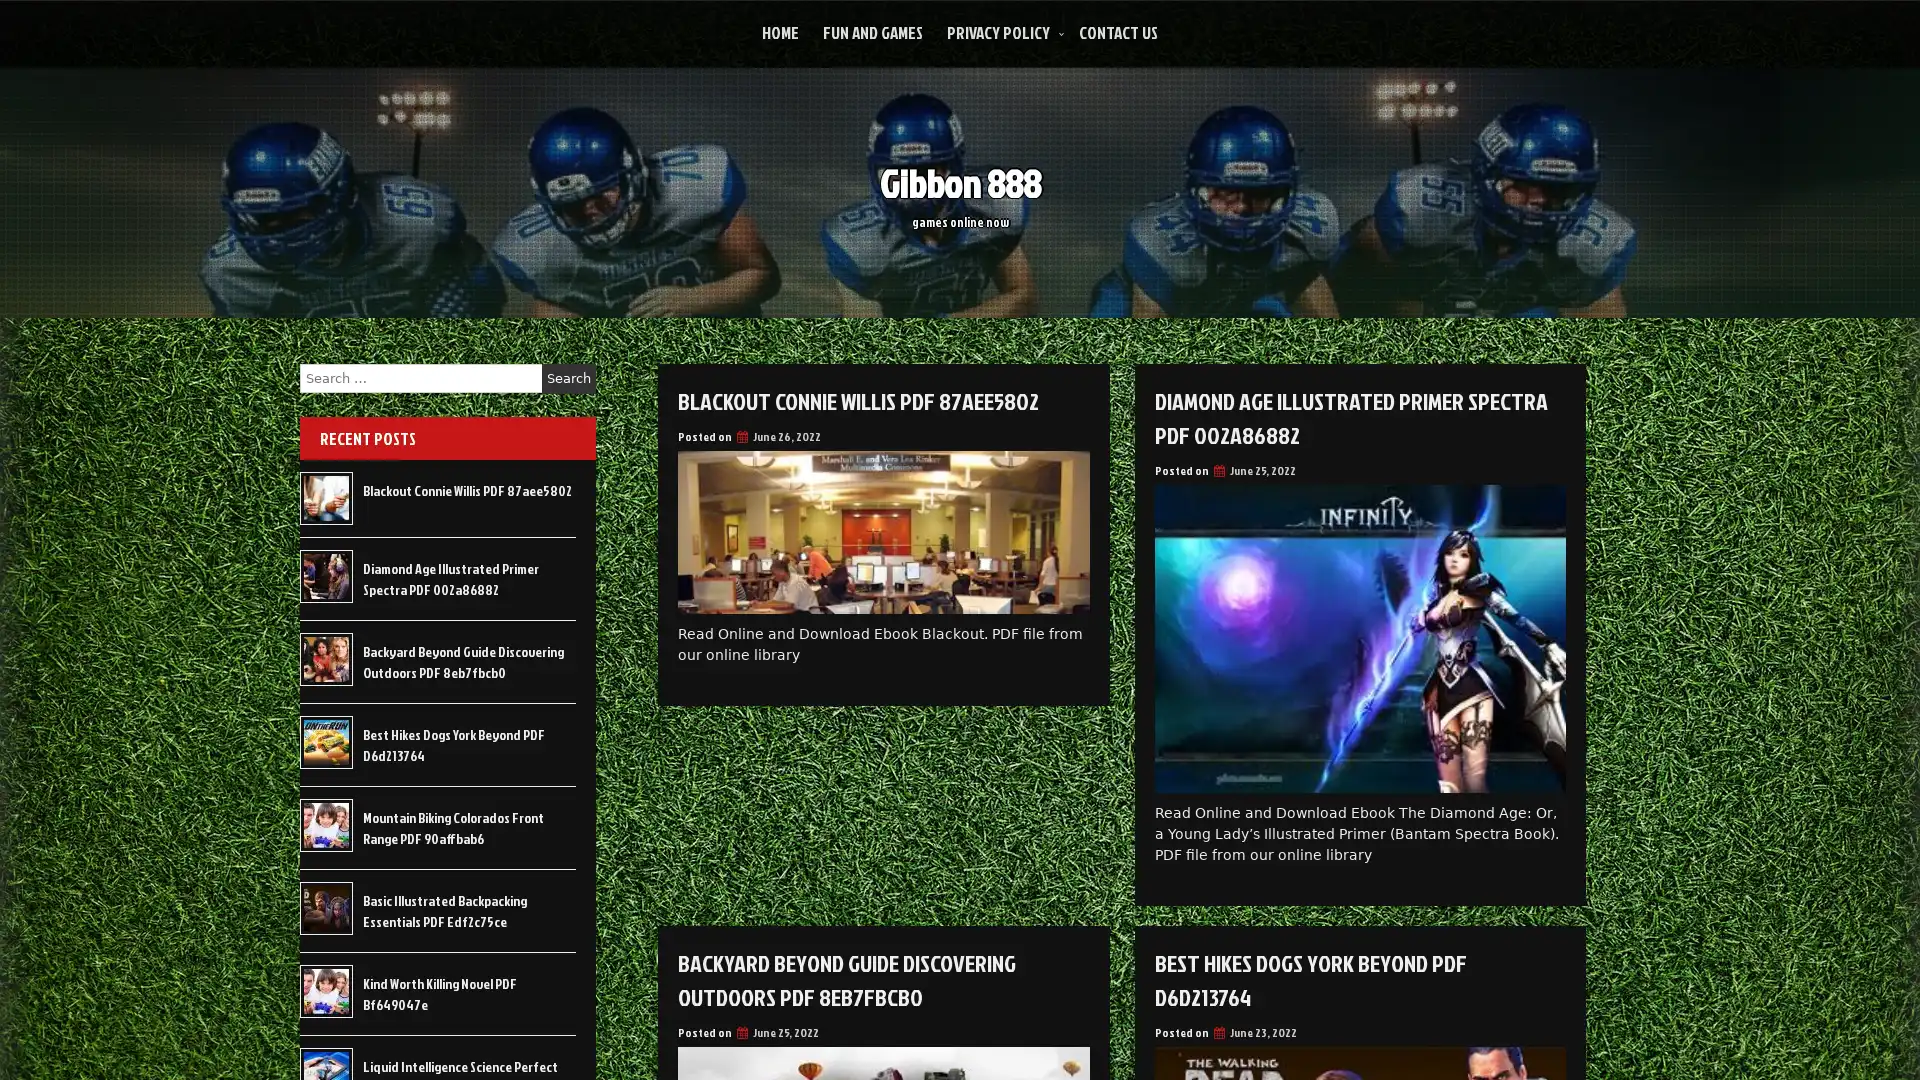 The height and width of the screenshot is (1080, 1920). I want to click on Search, so click(568, 378).